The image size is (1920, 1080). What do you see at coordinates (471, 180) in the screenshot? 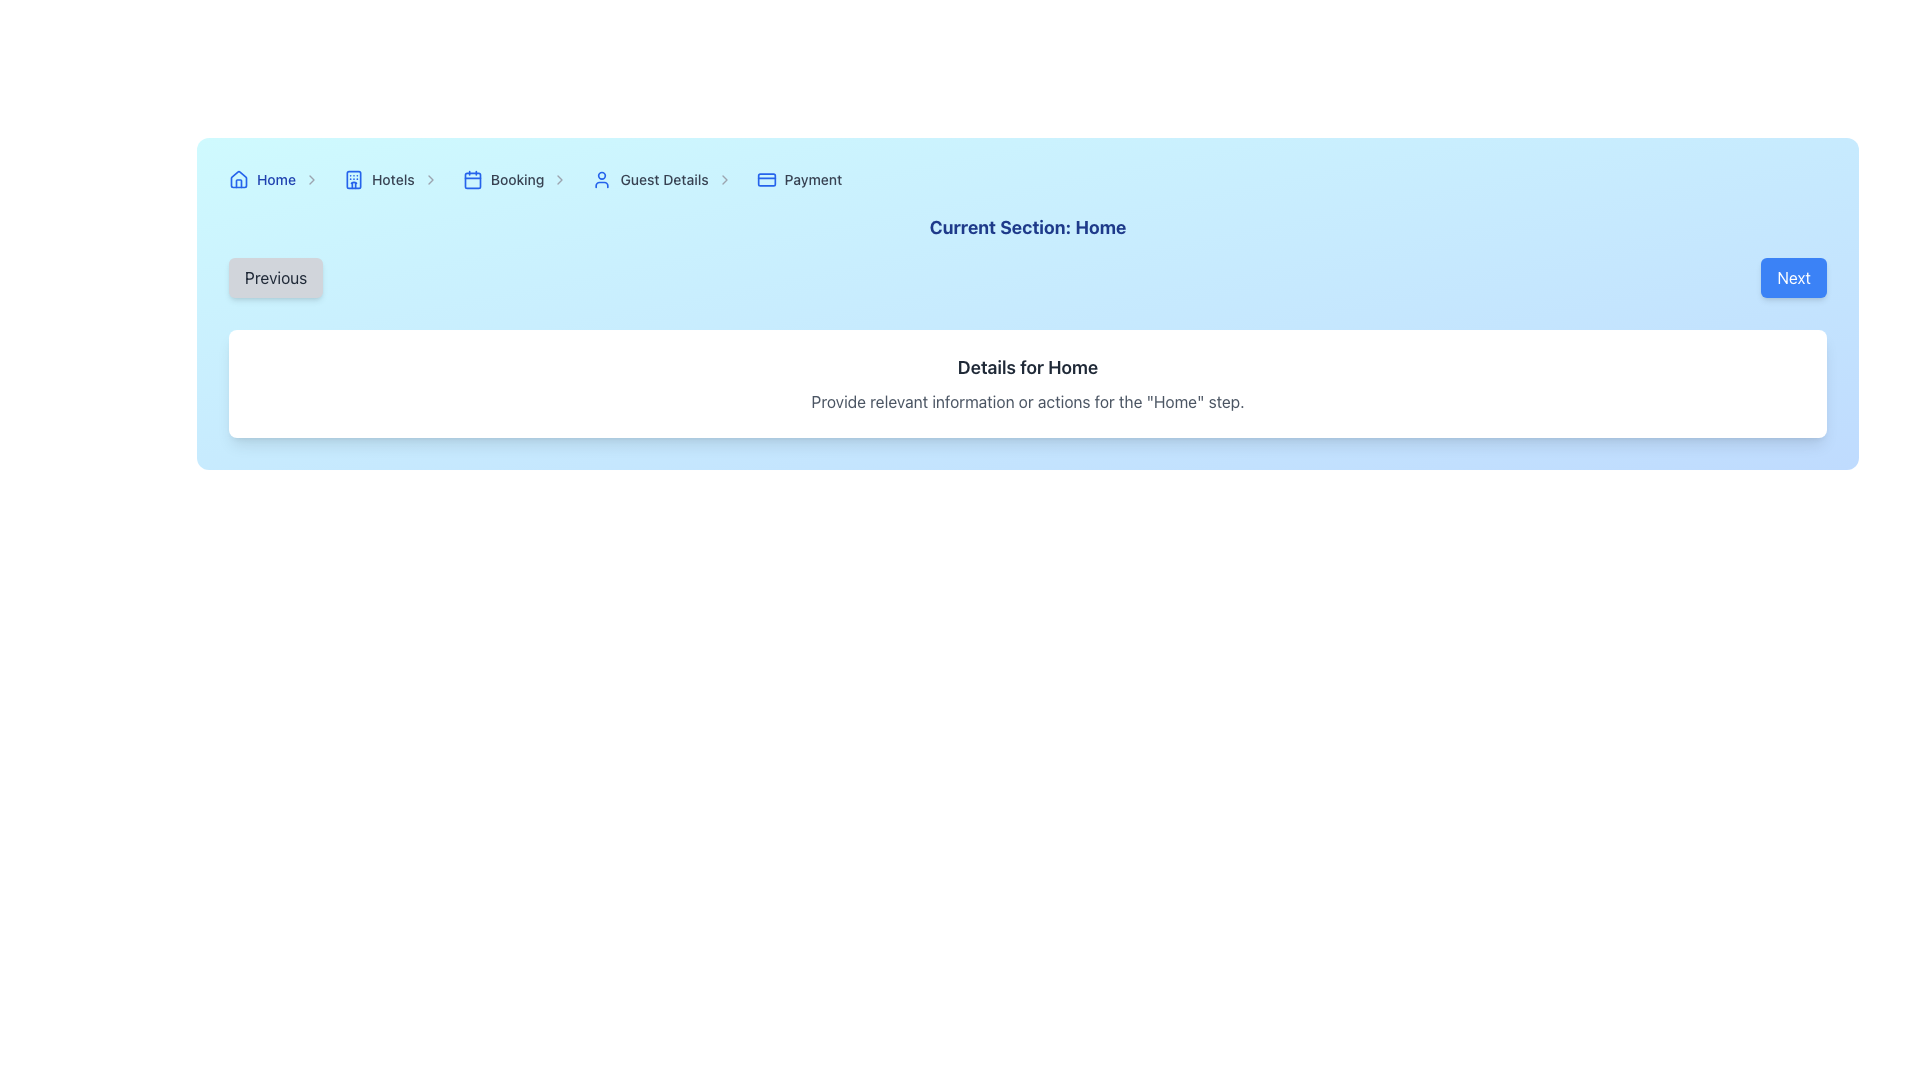
I see `the blue calendar icon with a rounded border located in the breadcrumb navigation bar, positioned between 'Hotels' and 'Guest Details', associated with the 'Booking' step` at bounding box center [471, 180].